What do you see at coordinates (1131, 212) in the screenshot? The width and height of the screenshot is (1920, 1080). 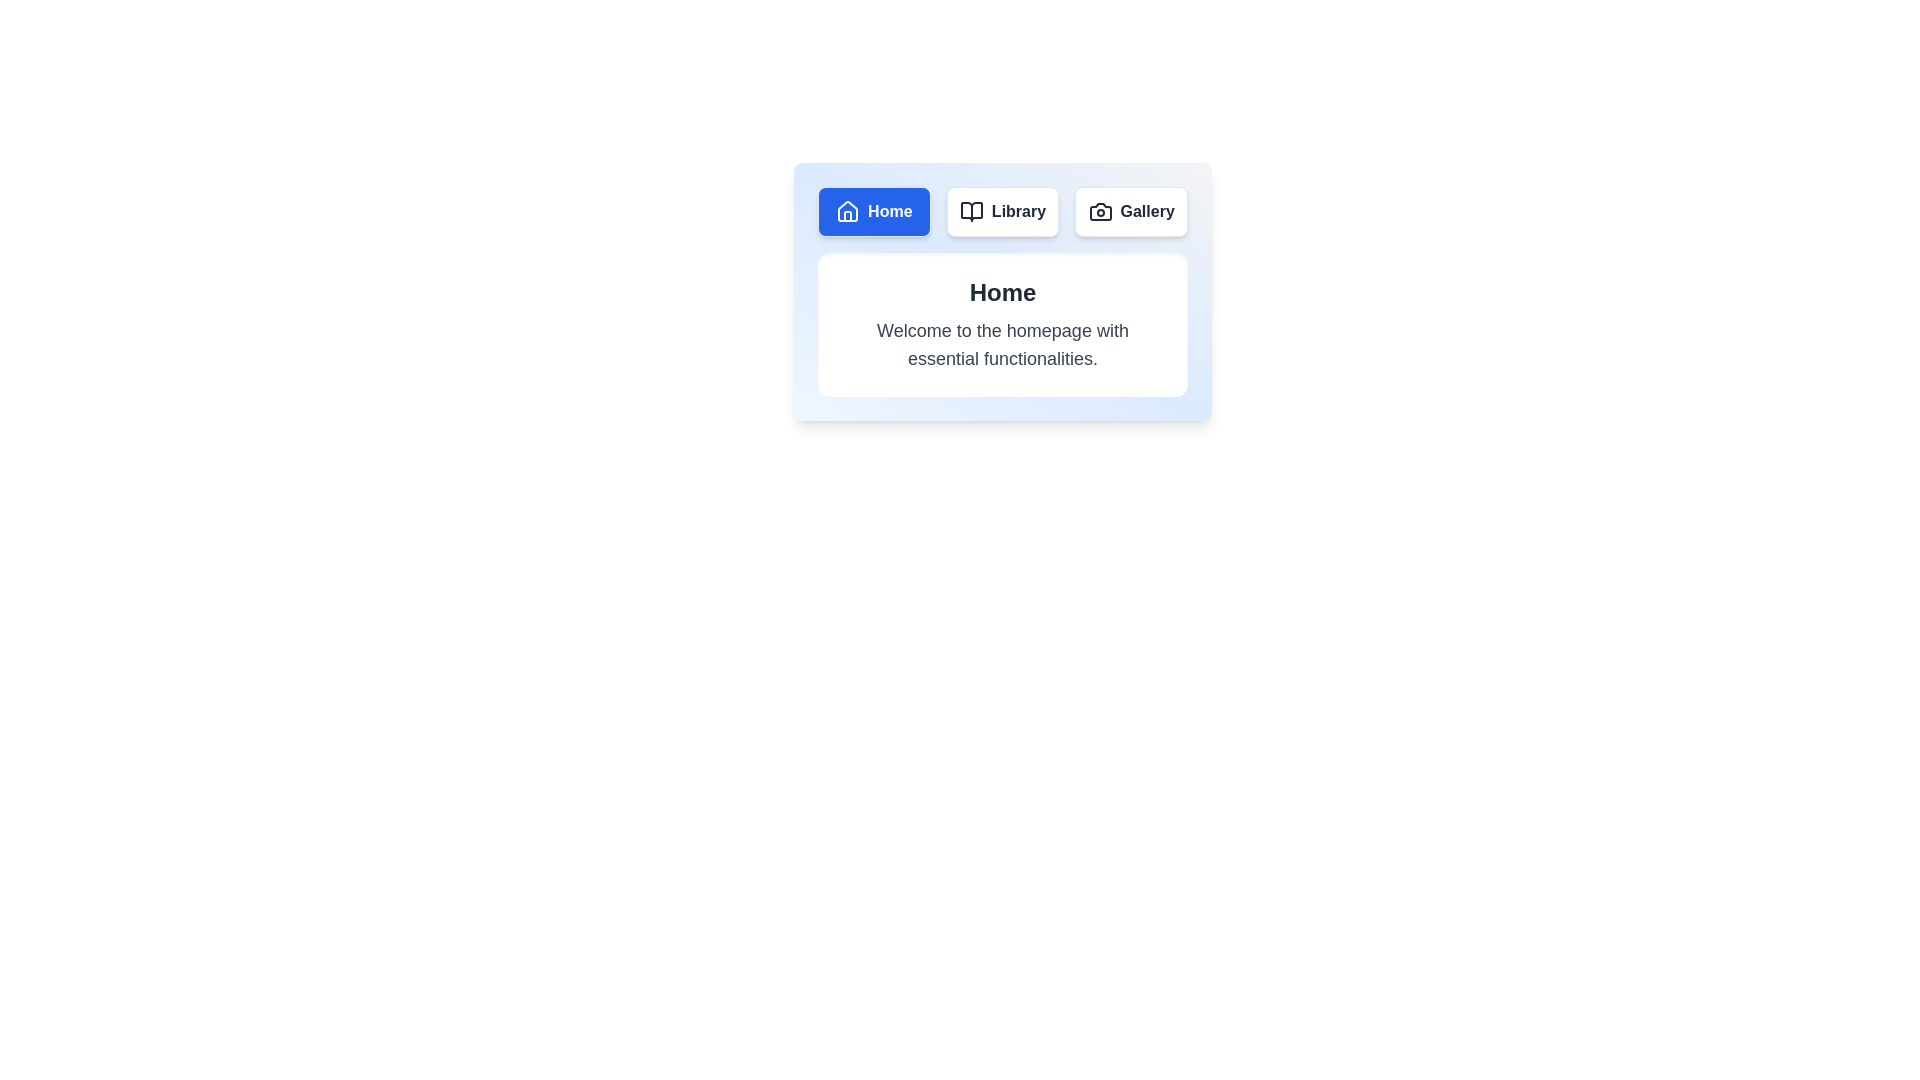 I see `the Gallery tab by clicking on its button` at bounding box center [1131, 212].